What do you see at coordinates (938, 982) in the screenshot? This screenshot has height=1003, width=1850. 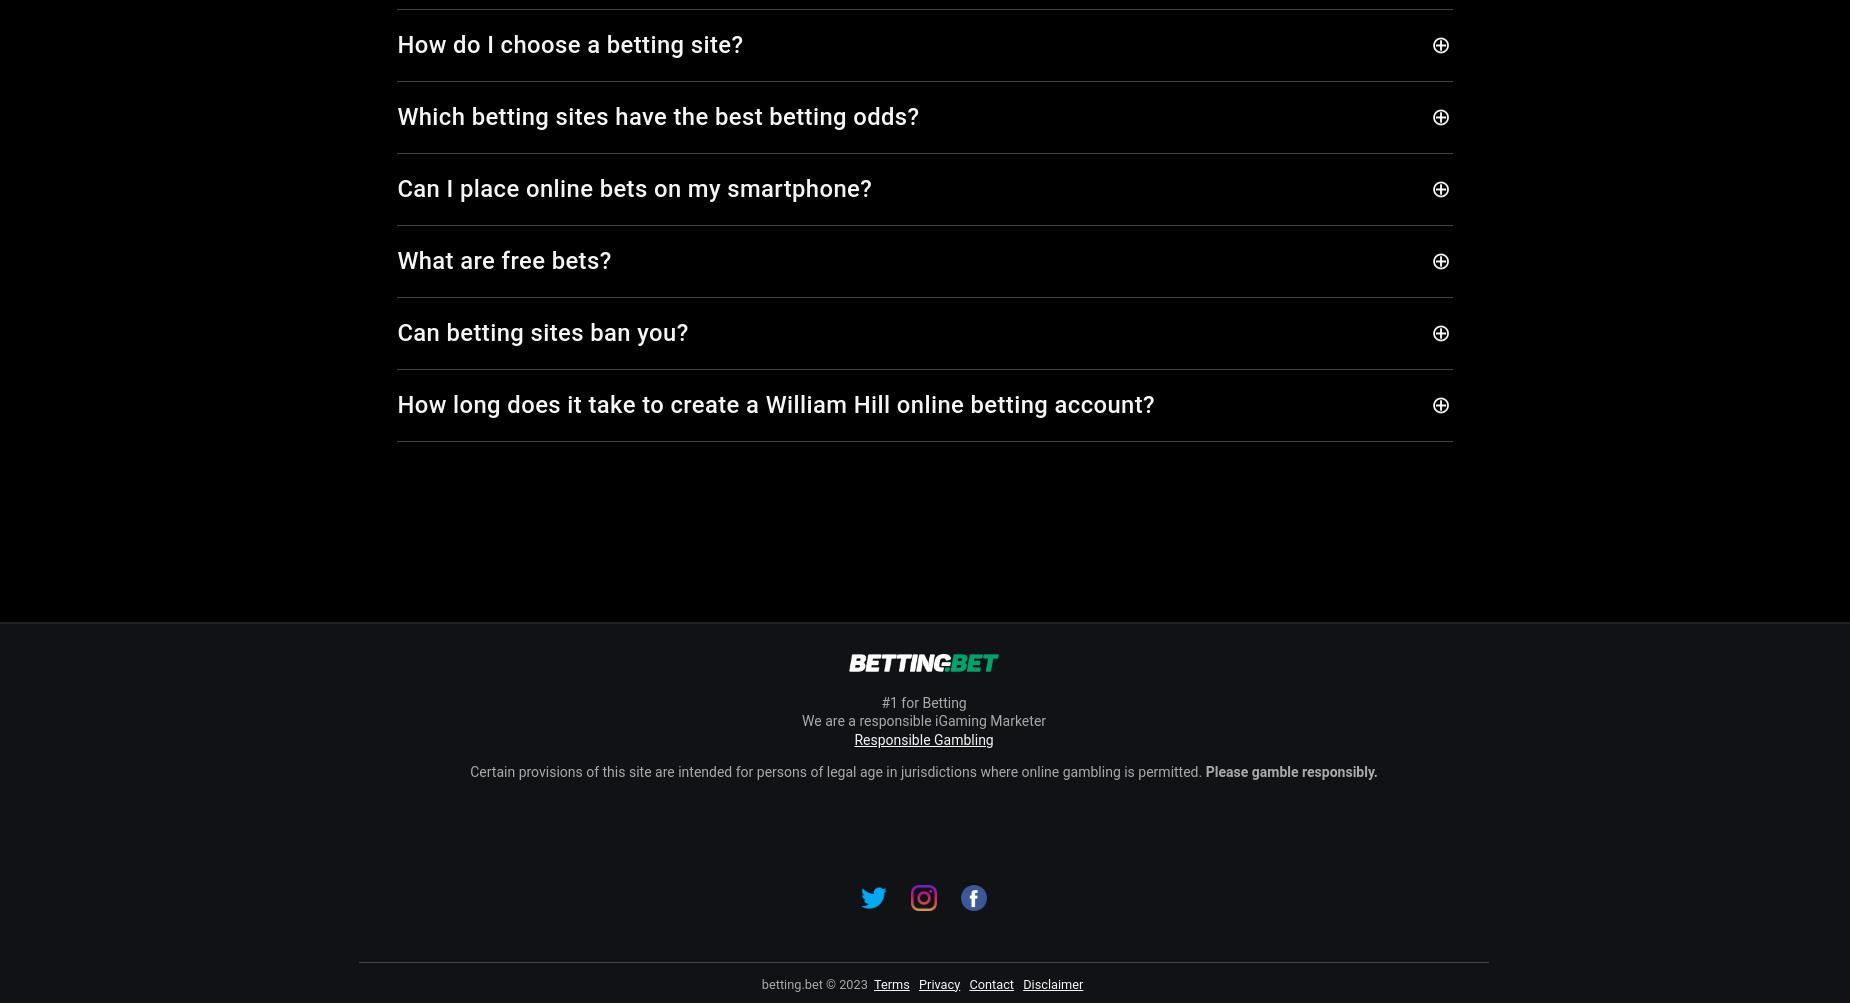 I see `'Privacy'` at bounding box center [938, 982].